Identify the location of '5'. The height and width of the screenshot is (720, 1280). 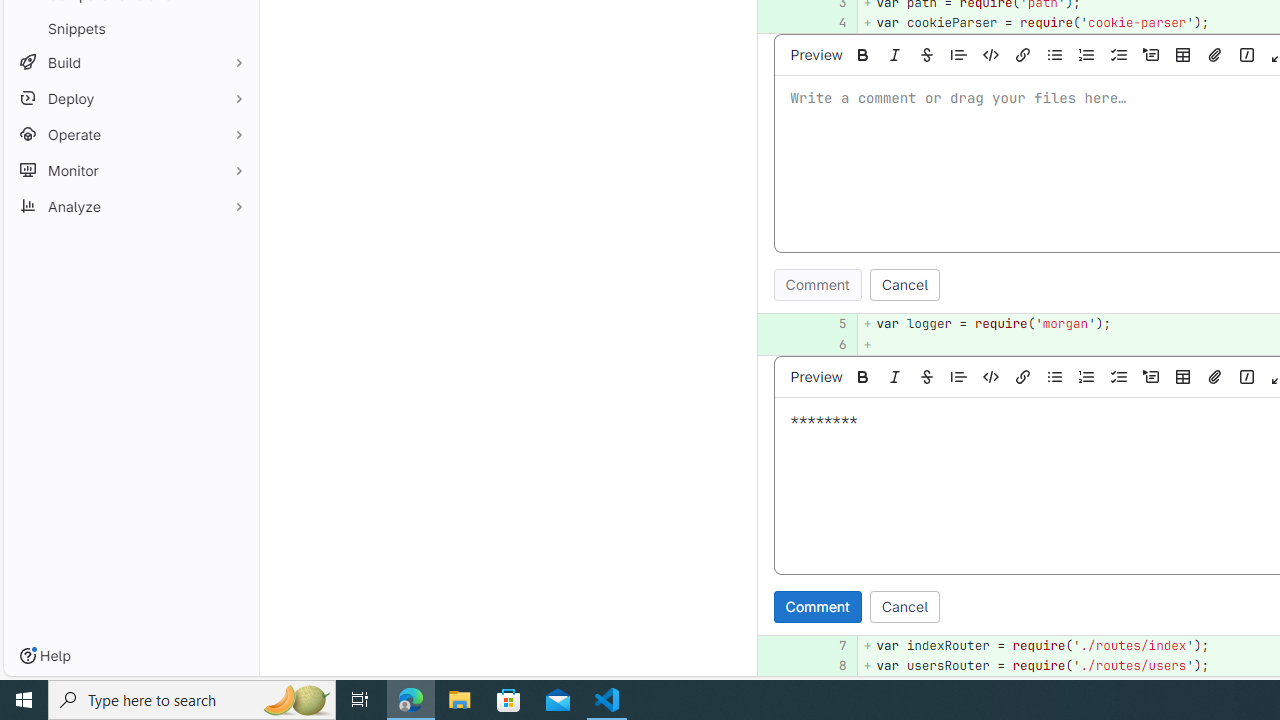
(829, 323).